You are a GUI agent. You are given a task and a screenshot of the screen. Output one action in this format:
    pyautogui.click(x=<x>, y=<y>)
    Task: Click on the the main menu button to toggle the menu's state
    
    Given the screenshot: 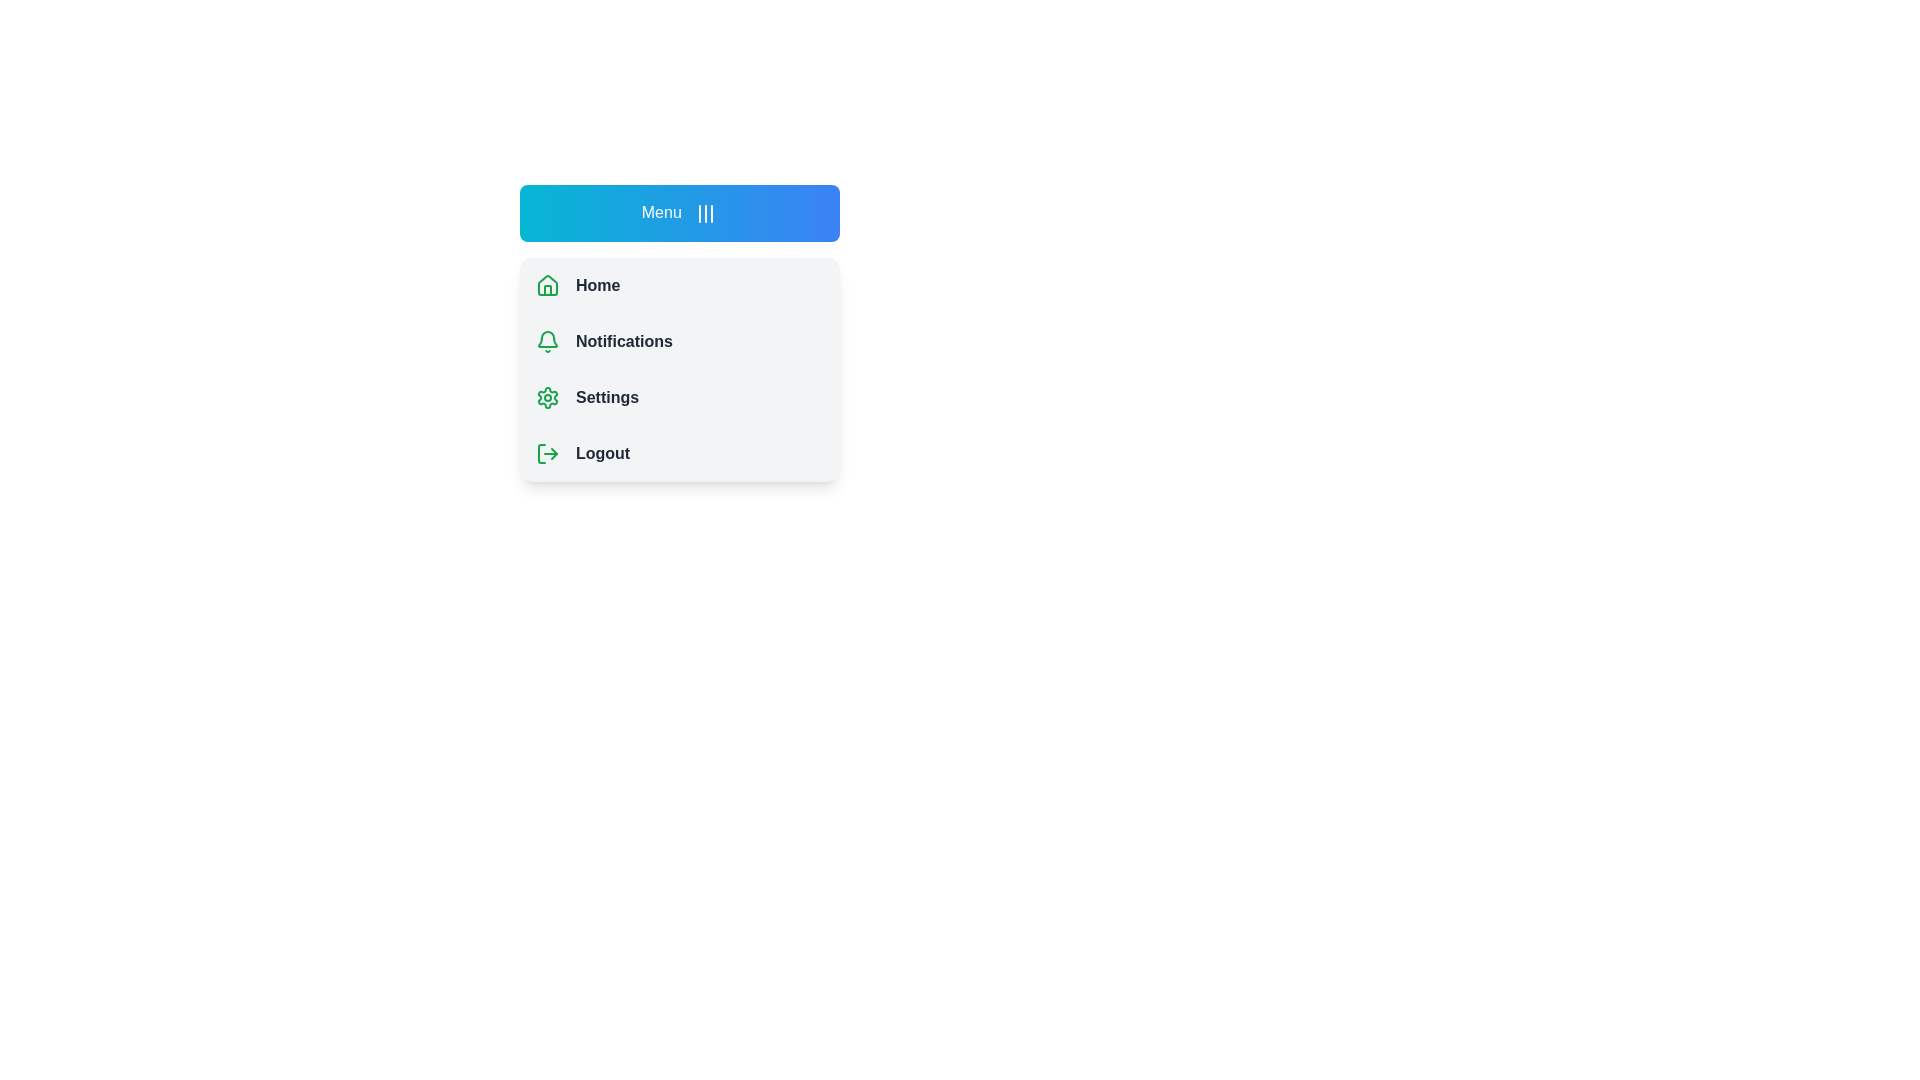 What is the action you would take?
    pyautogui.click(x=680, y=212)
    